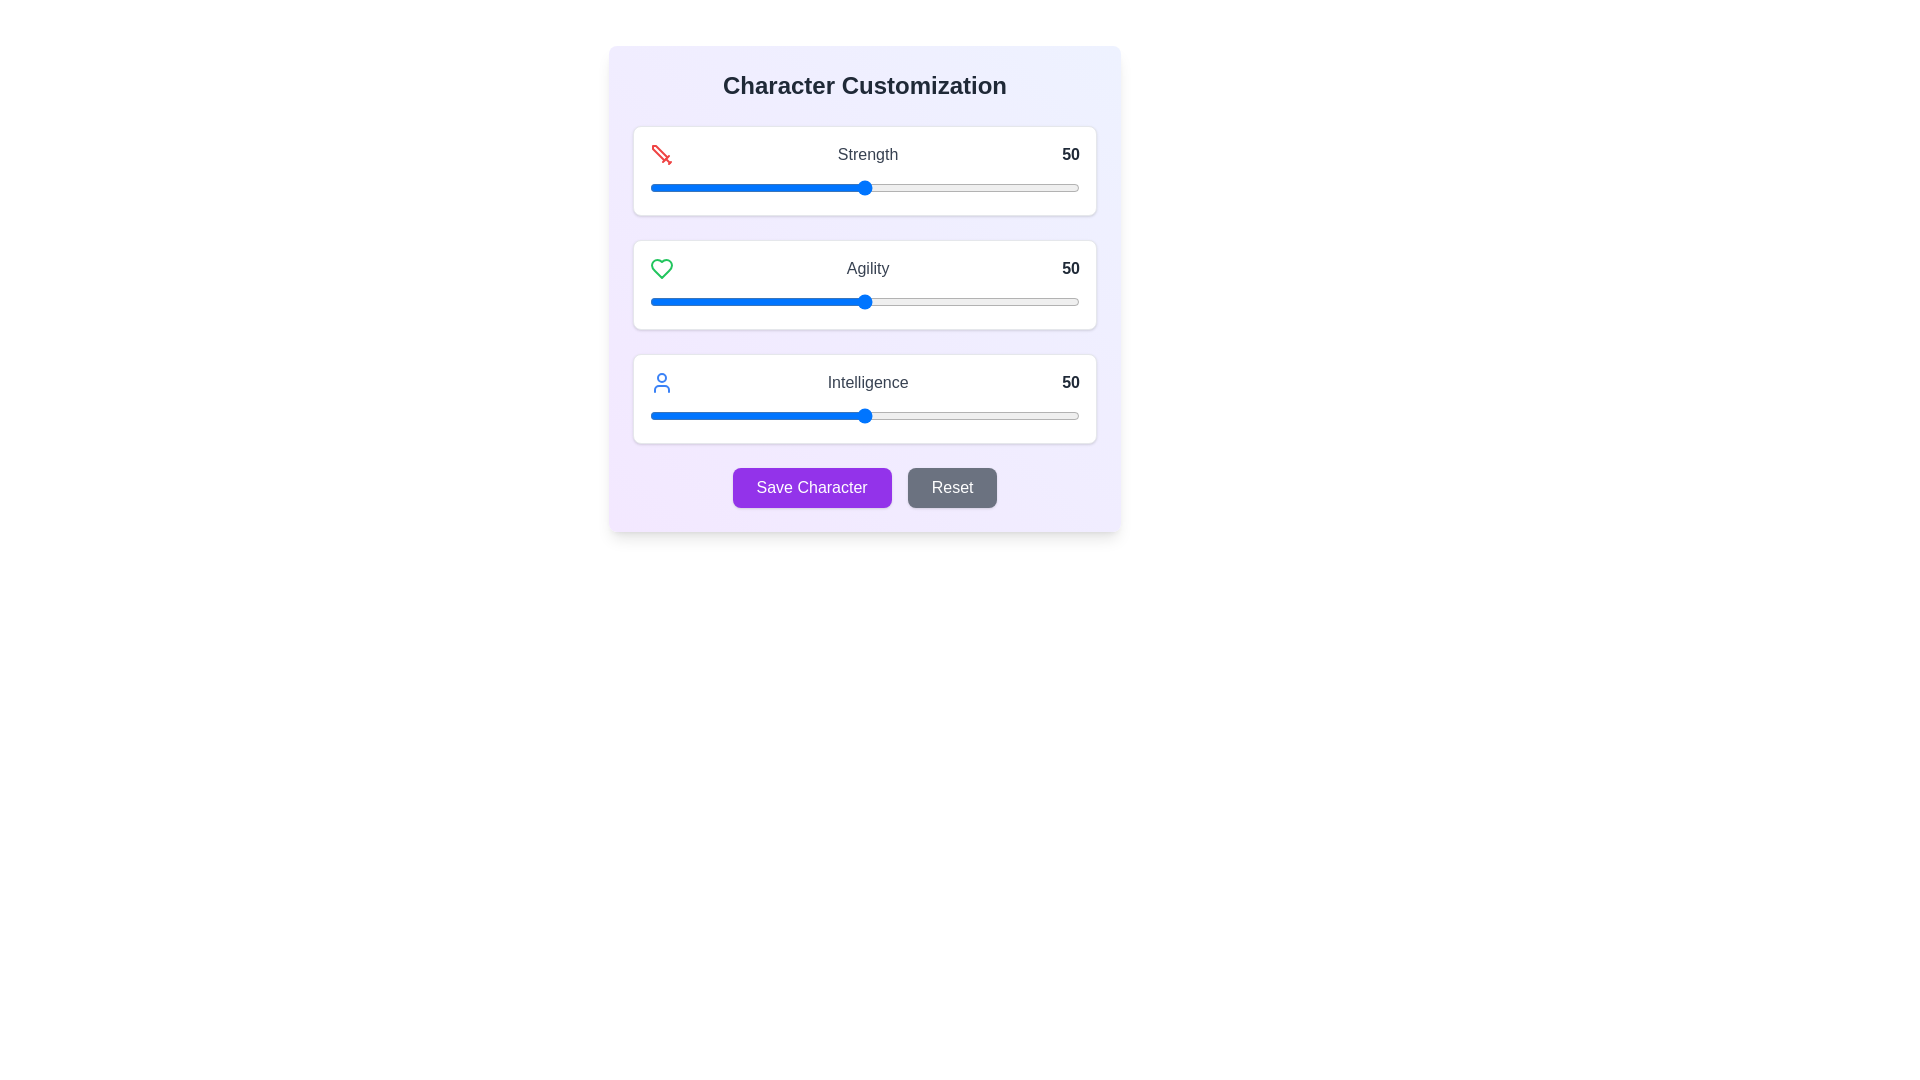 The height and width of the screenshot is (1080, 1920). Describe the element at coordinates (811, 488) in the screenshot. I see `the 'Save Character' button to save the character's attributes` at that location.